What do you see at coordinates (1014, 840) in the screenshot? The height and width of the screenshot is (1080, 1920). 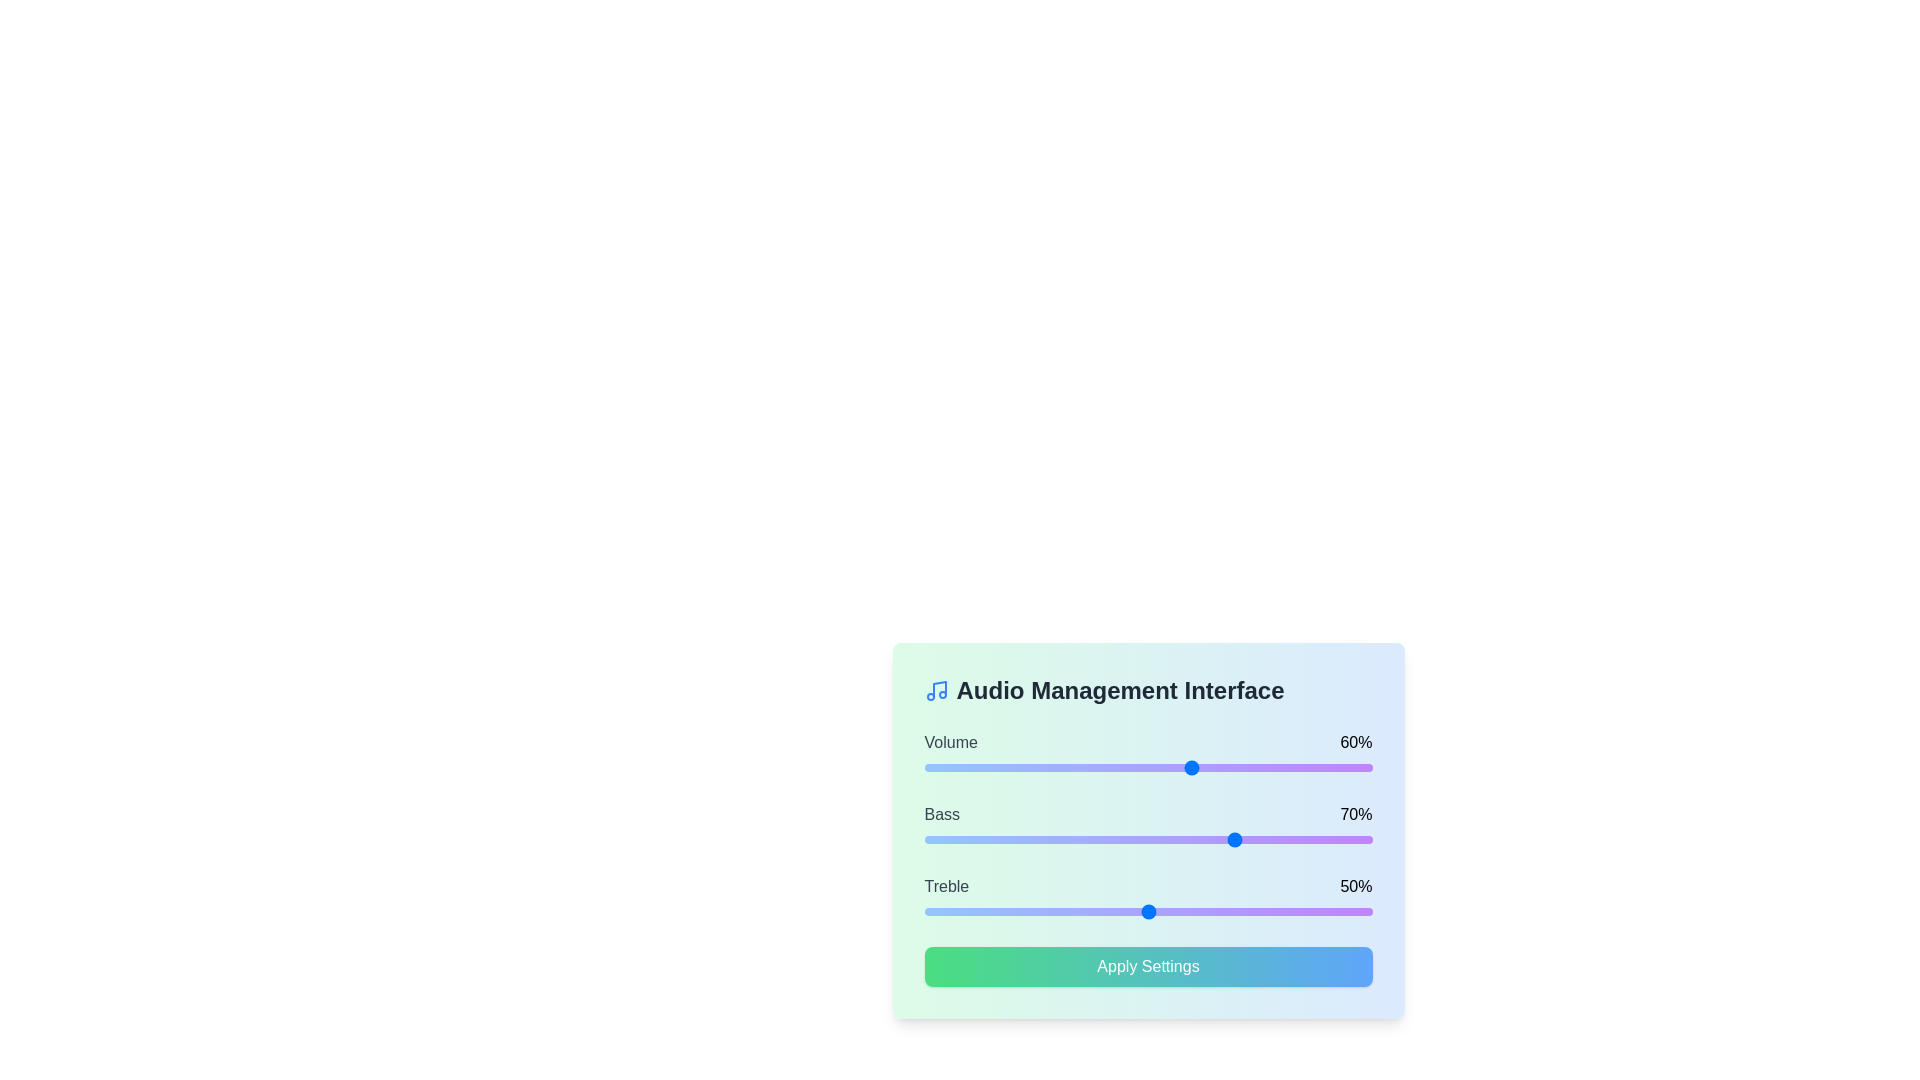 I see `the slider` at bounding box center [1014, 840].